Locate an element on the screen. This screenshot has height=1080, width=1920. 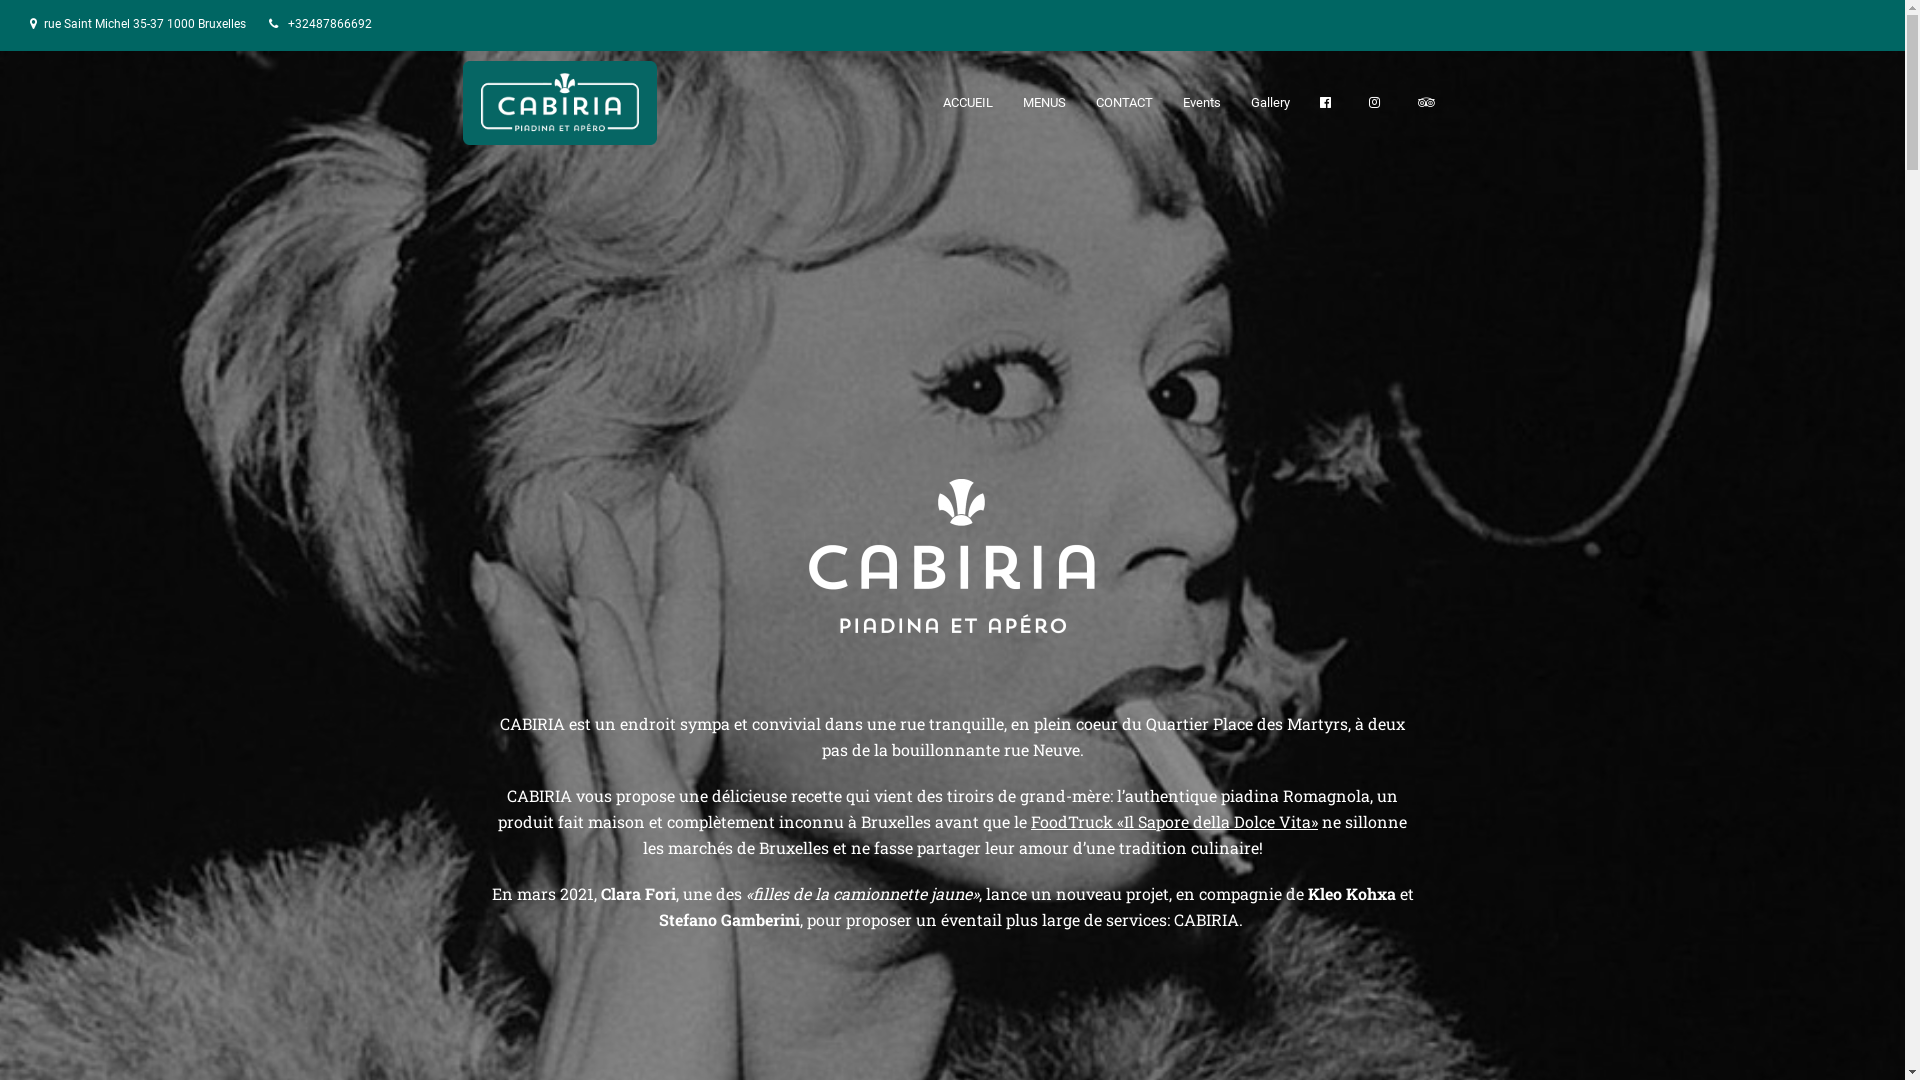
'CONTACT' is located at coordinates (1079, 103).